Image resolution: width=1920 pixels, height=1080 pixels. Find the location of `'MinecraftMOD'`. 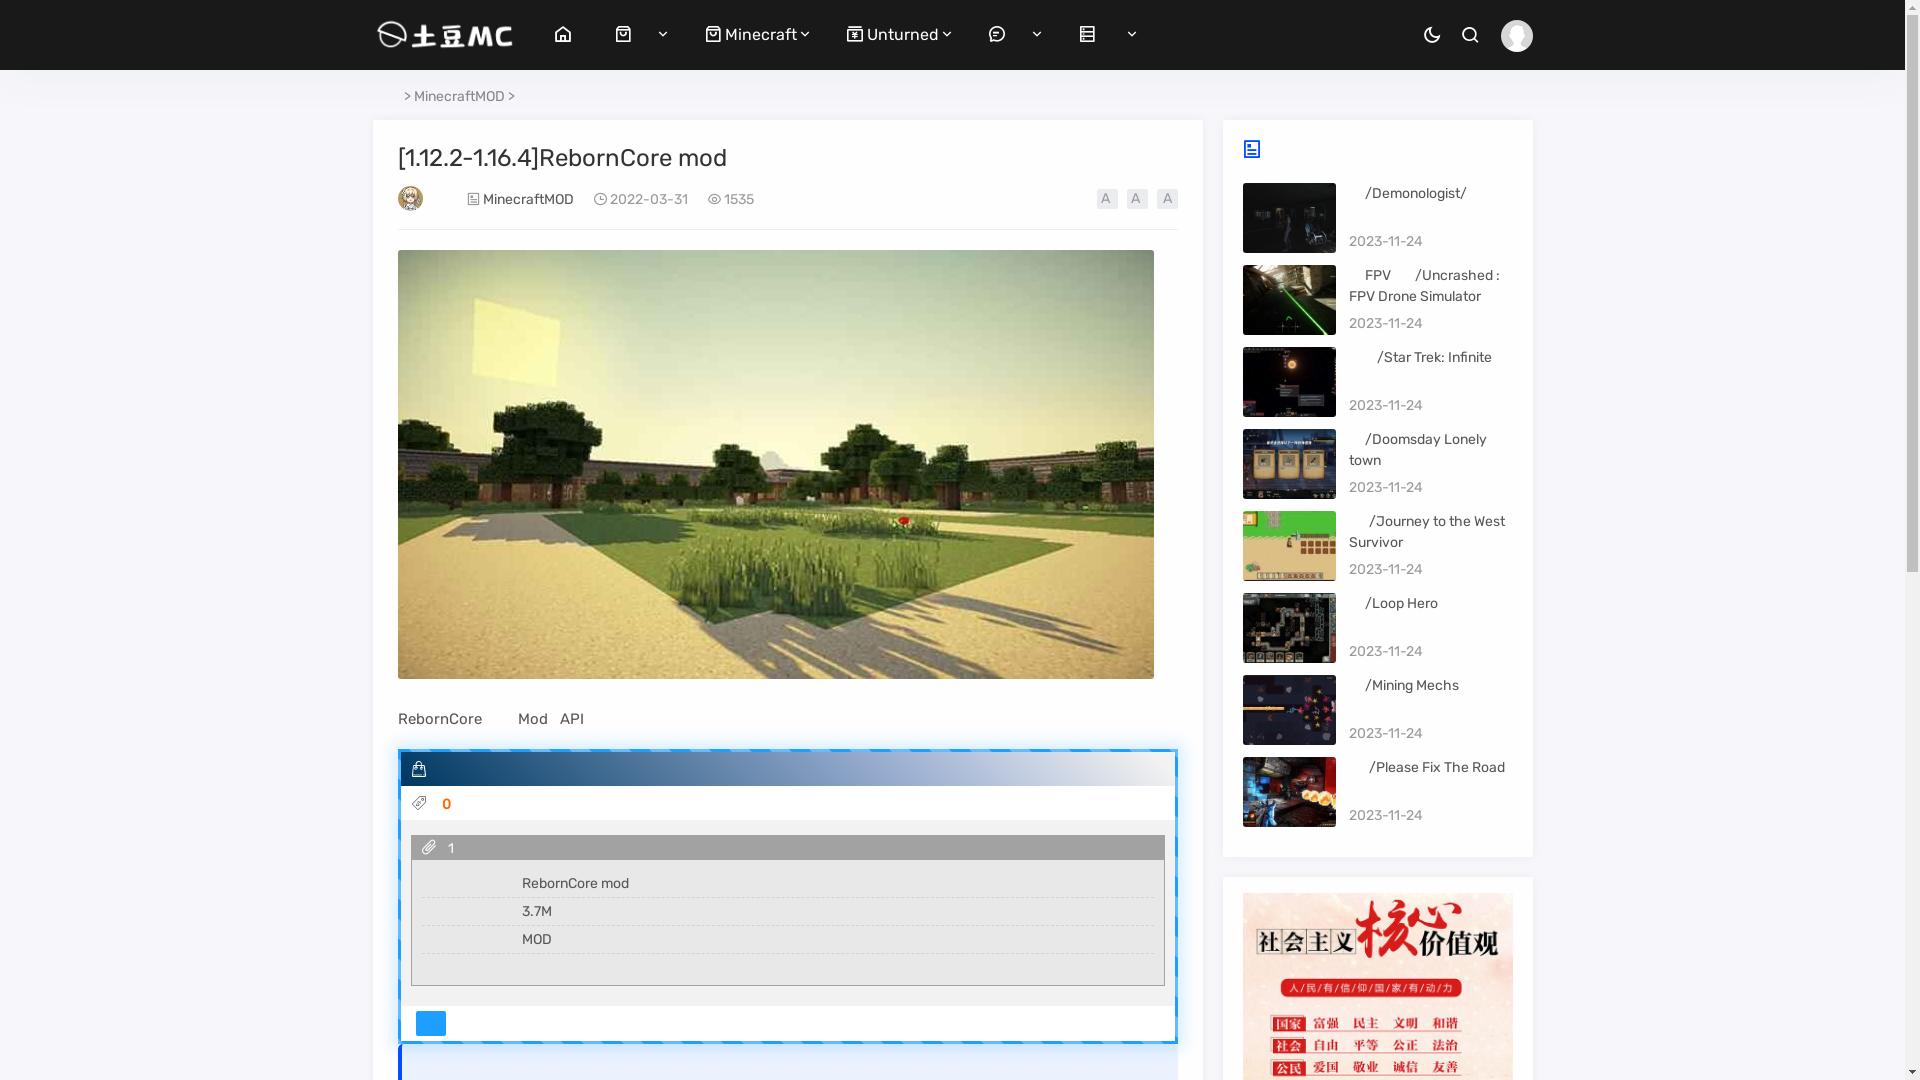

'MinecraftMOD' is located at coordinates (527, 199).